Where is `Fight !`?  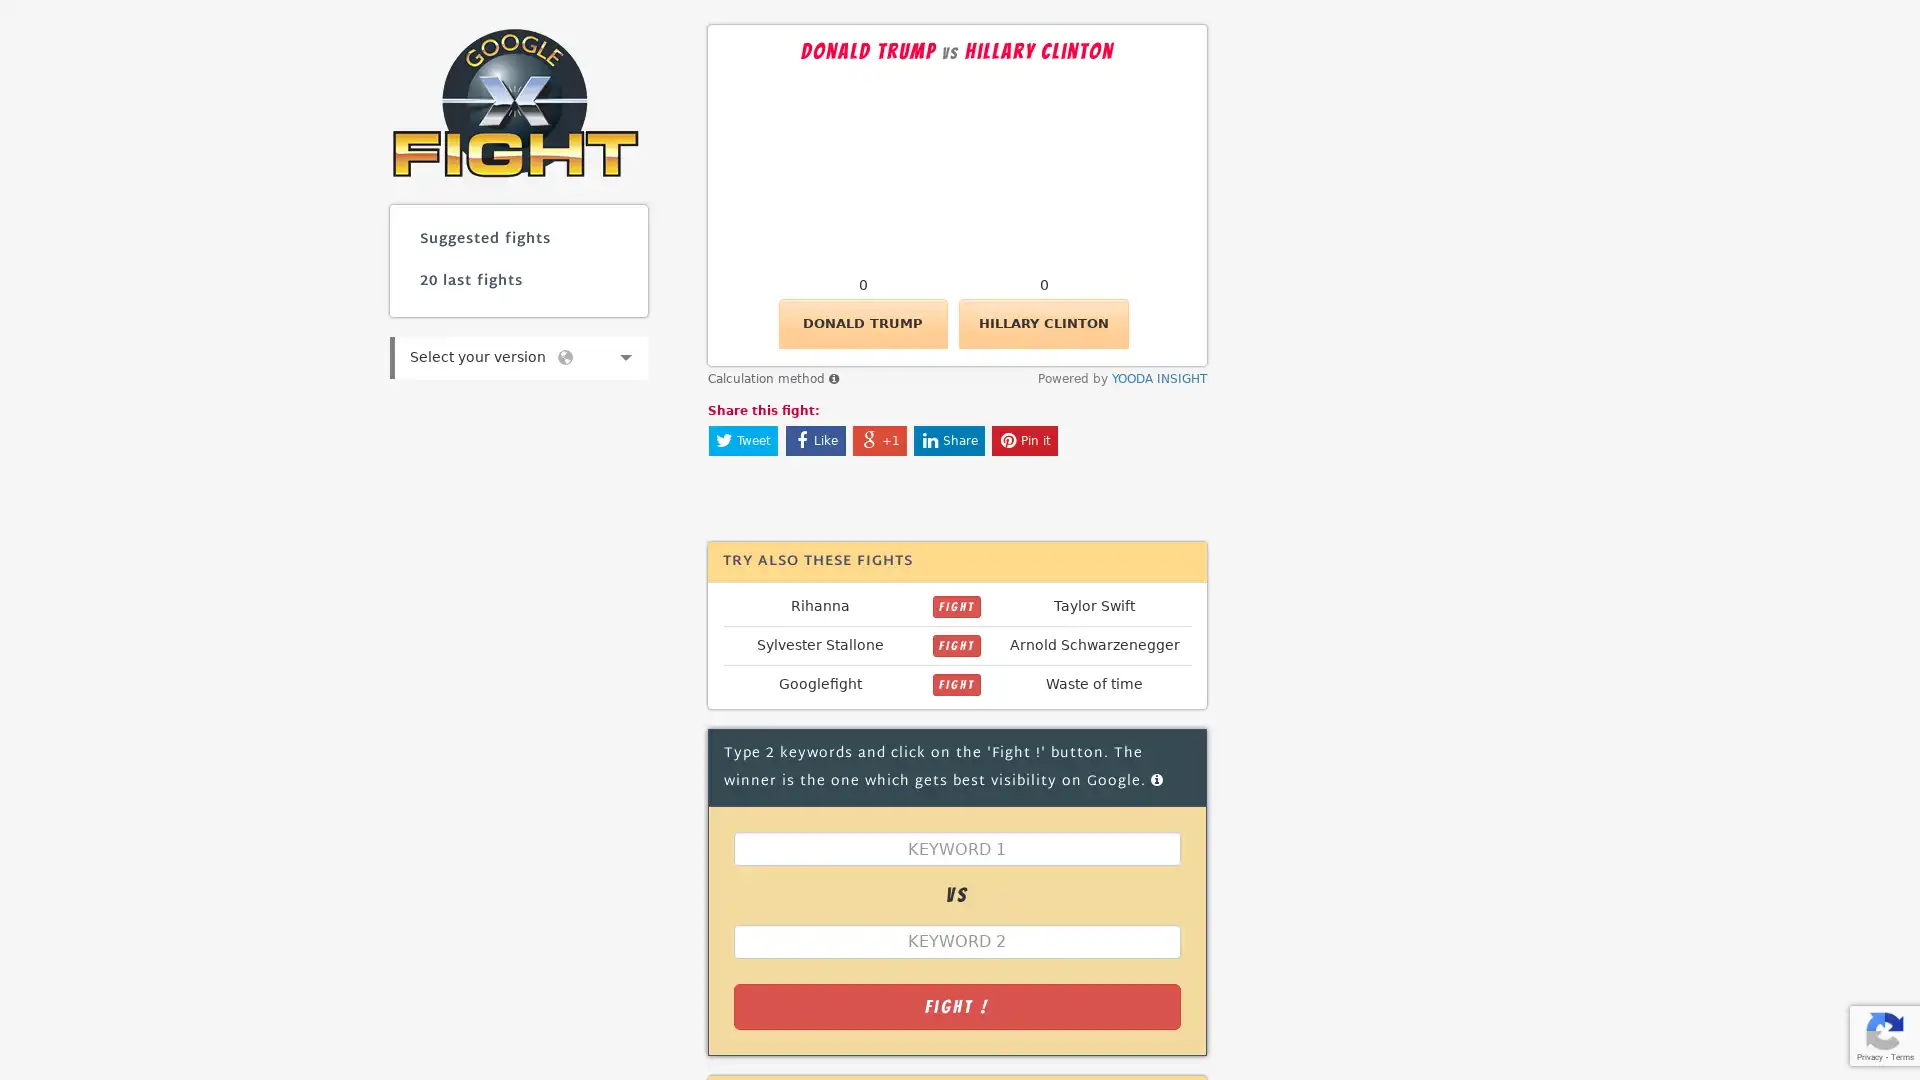 Fight ! is located at coordinates (955, 1006).